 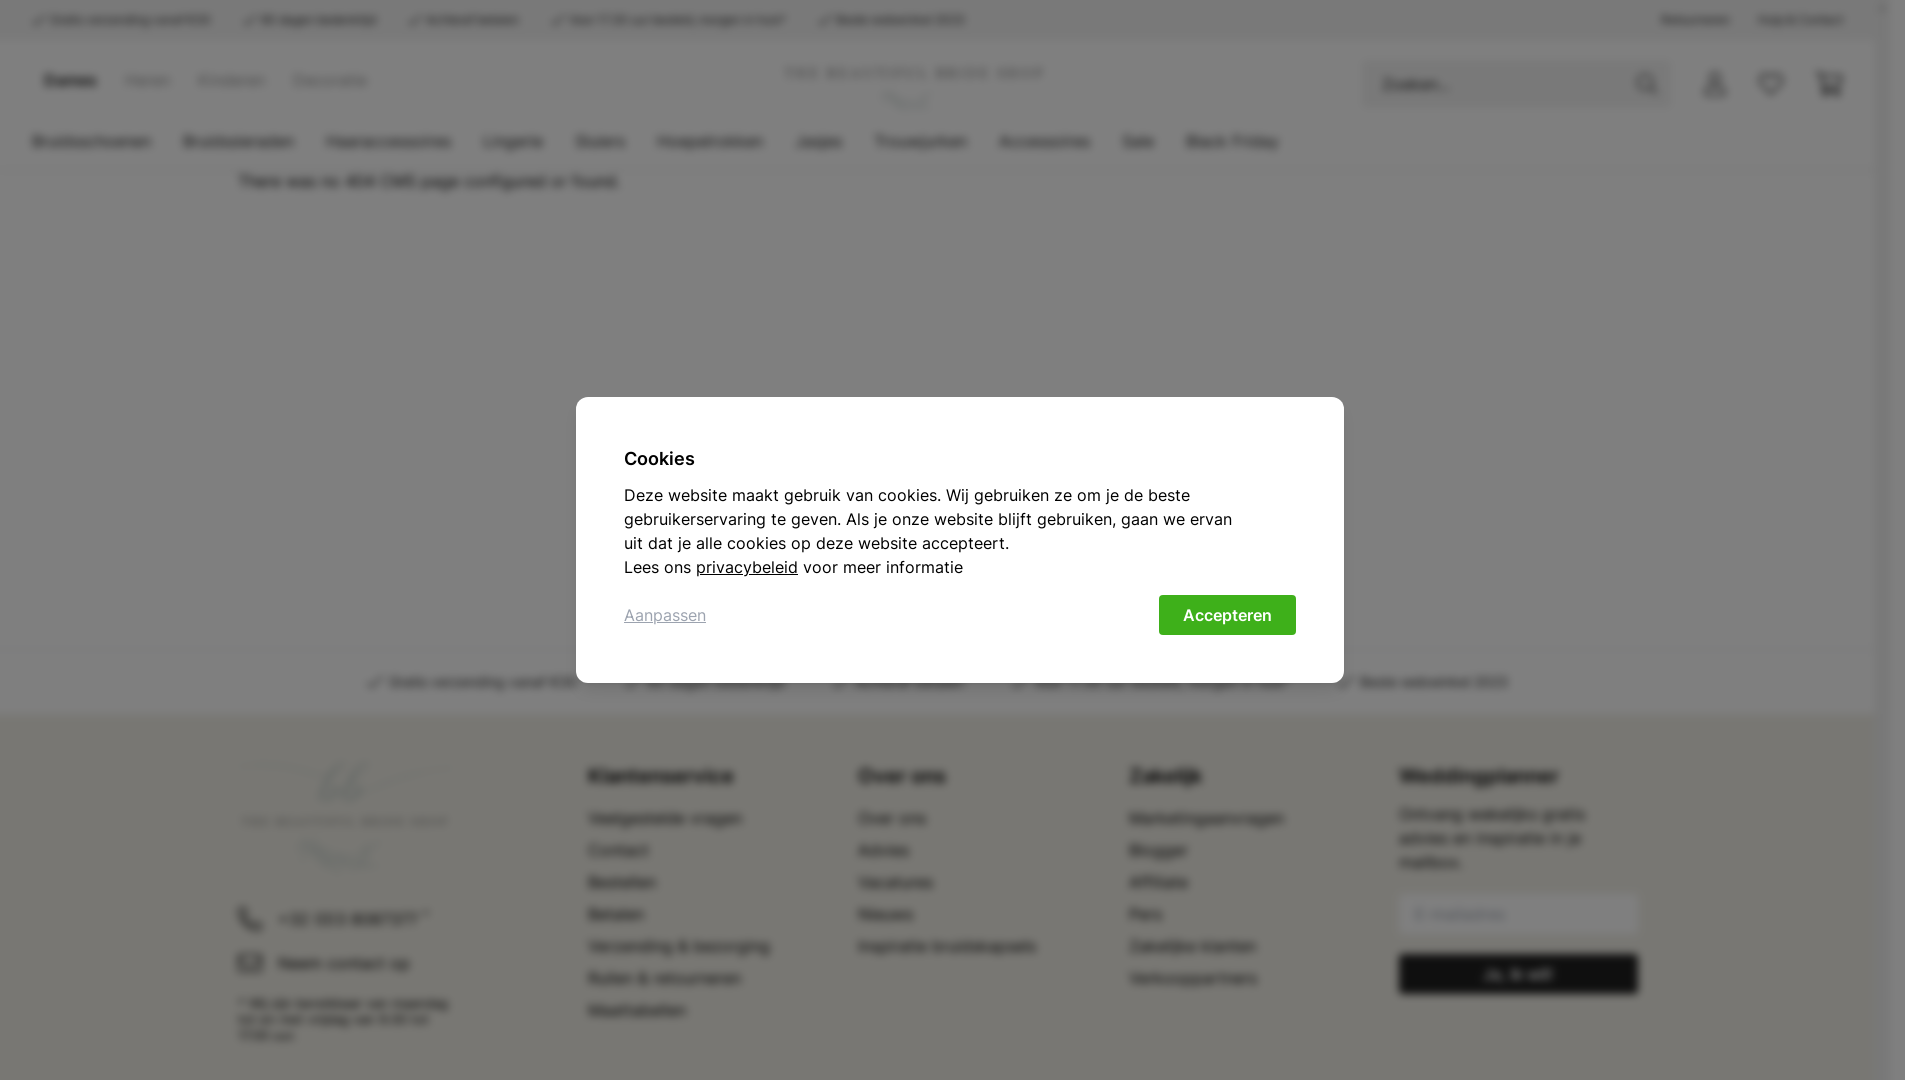 I want to click on 'privacybeleid', so click(x=746, y=567).